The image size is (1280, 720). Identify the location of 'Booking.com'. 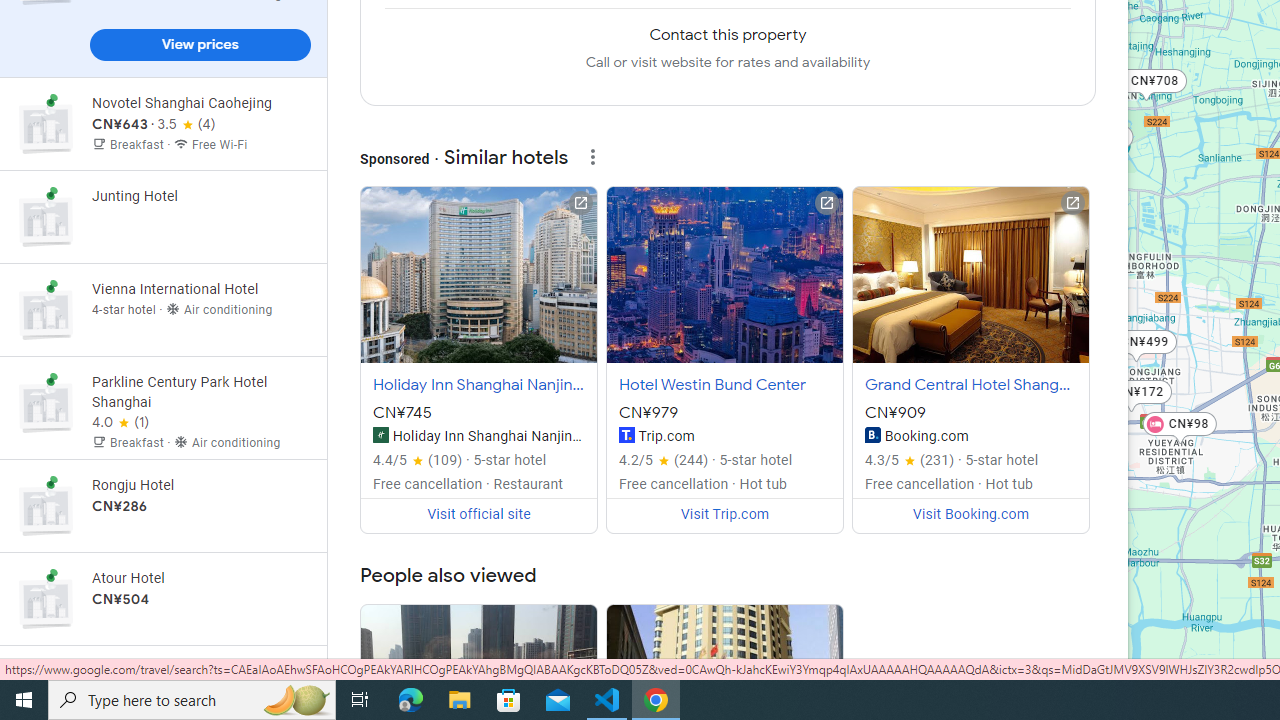
(872, 433).